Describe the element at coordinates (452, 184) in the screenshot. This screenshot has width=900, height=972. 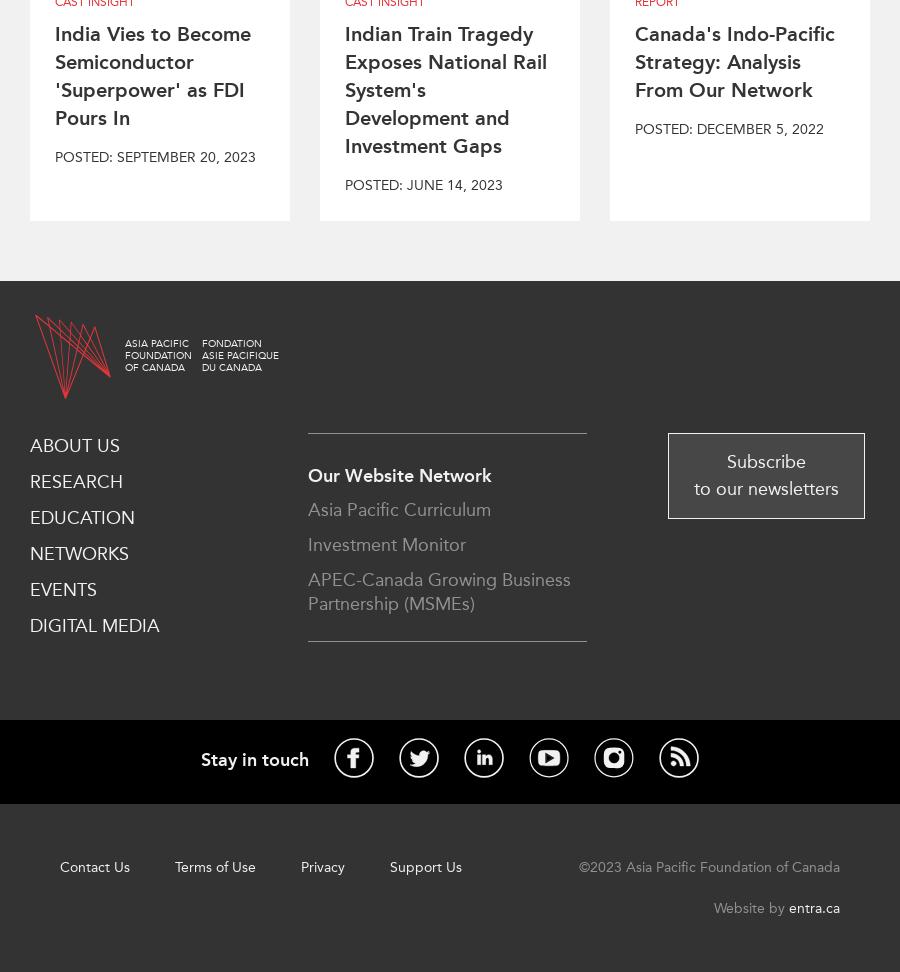
I see `'June 14, 2023'` at that location.